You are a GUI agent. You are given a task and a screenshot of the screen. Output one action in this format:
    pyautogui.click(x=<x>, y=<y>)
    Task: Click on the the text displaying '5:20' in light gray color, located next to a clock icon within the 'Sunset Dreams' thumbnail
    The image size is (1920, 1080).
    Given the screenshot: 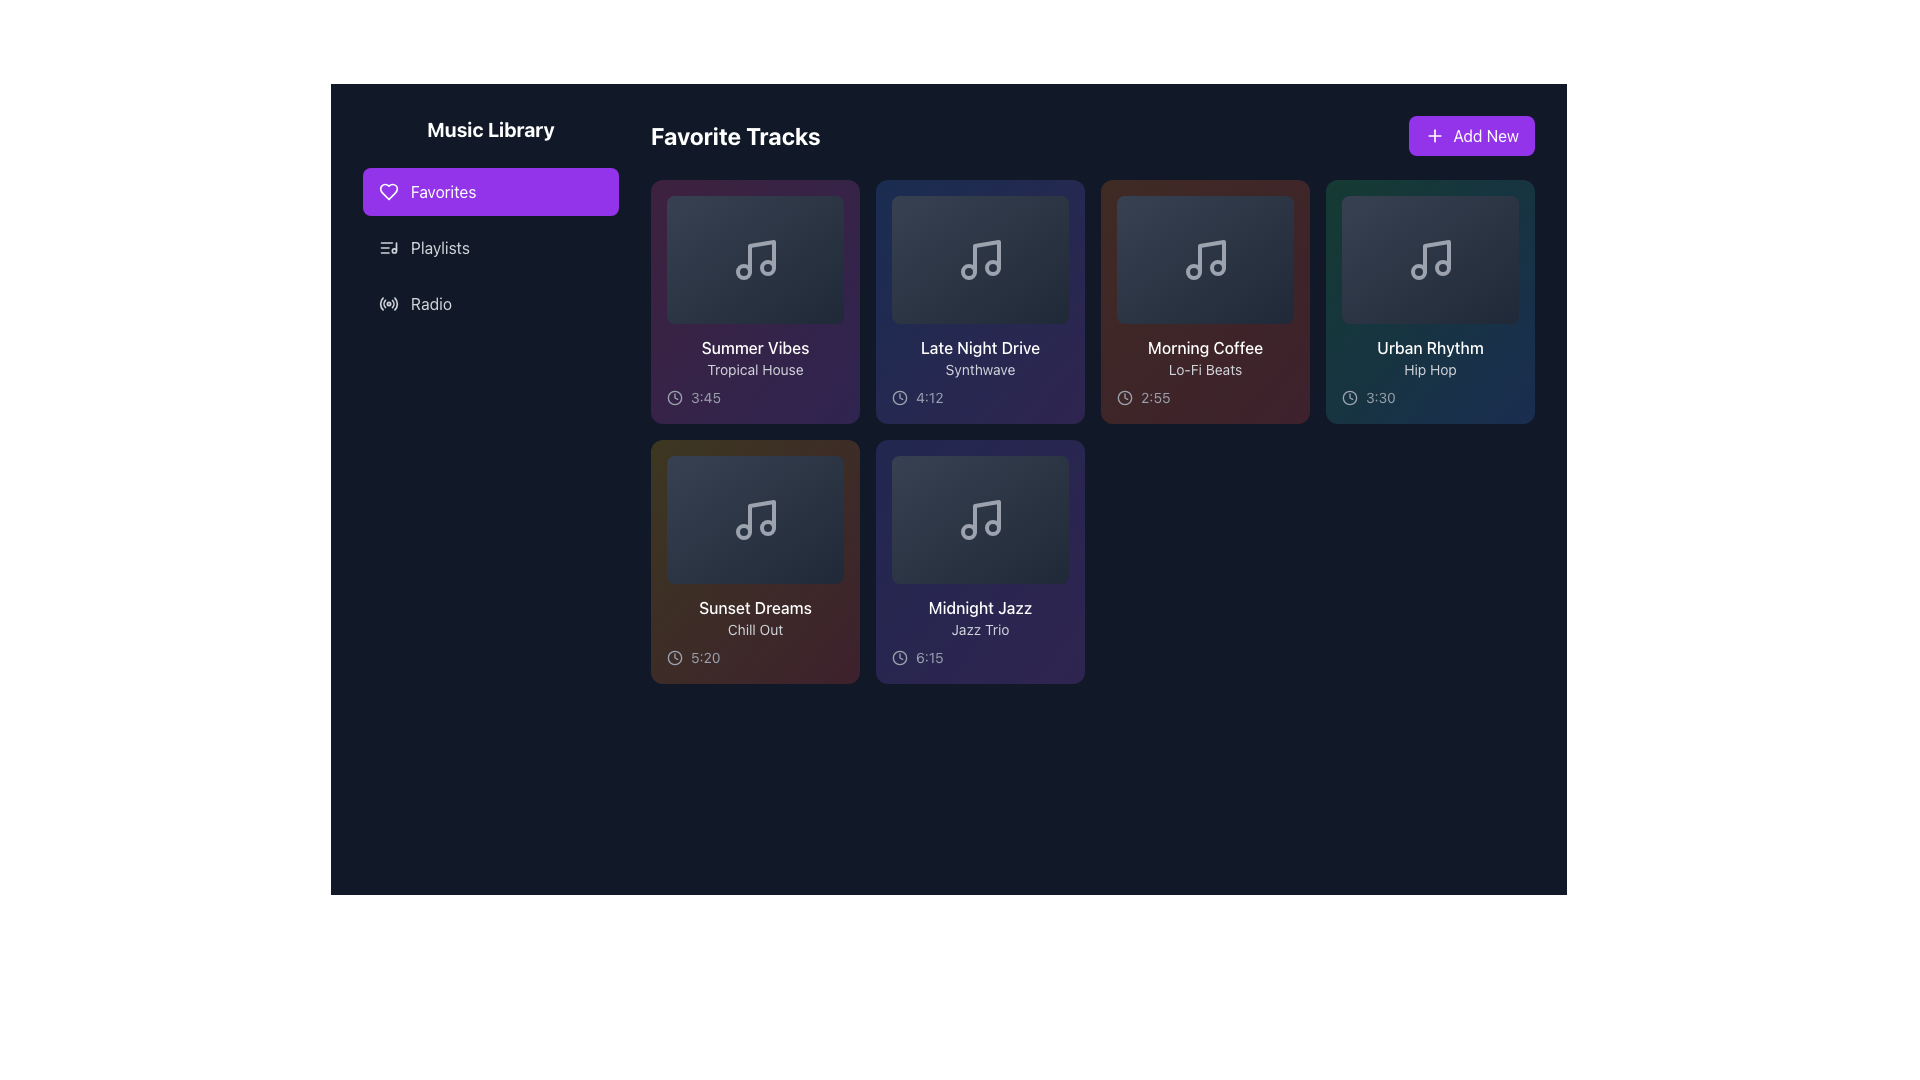 What is the action you would take?
    pyautogui.click(x=705, y=658)
    